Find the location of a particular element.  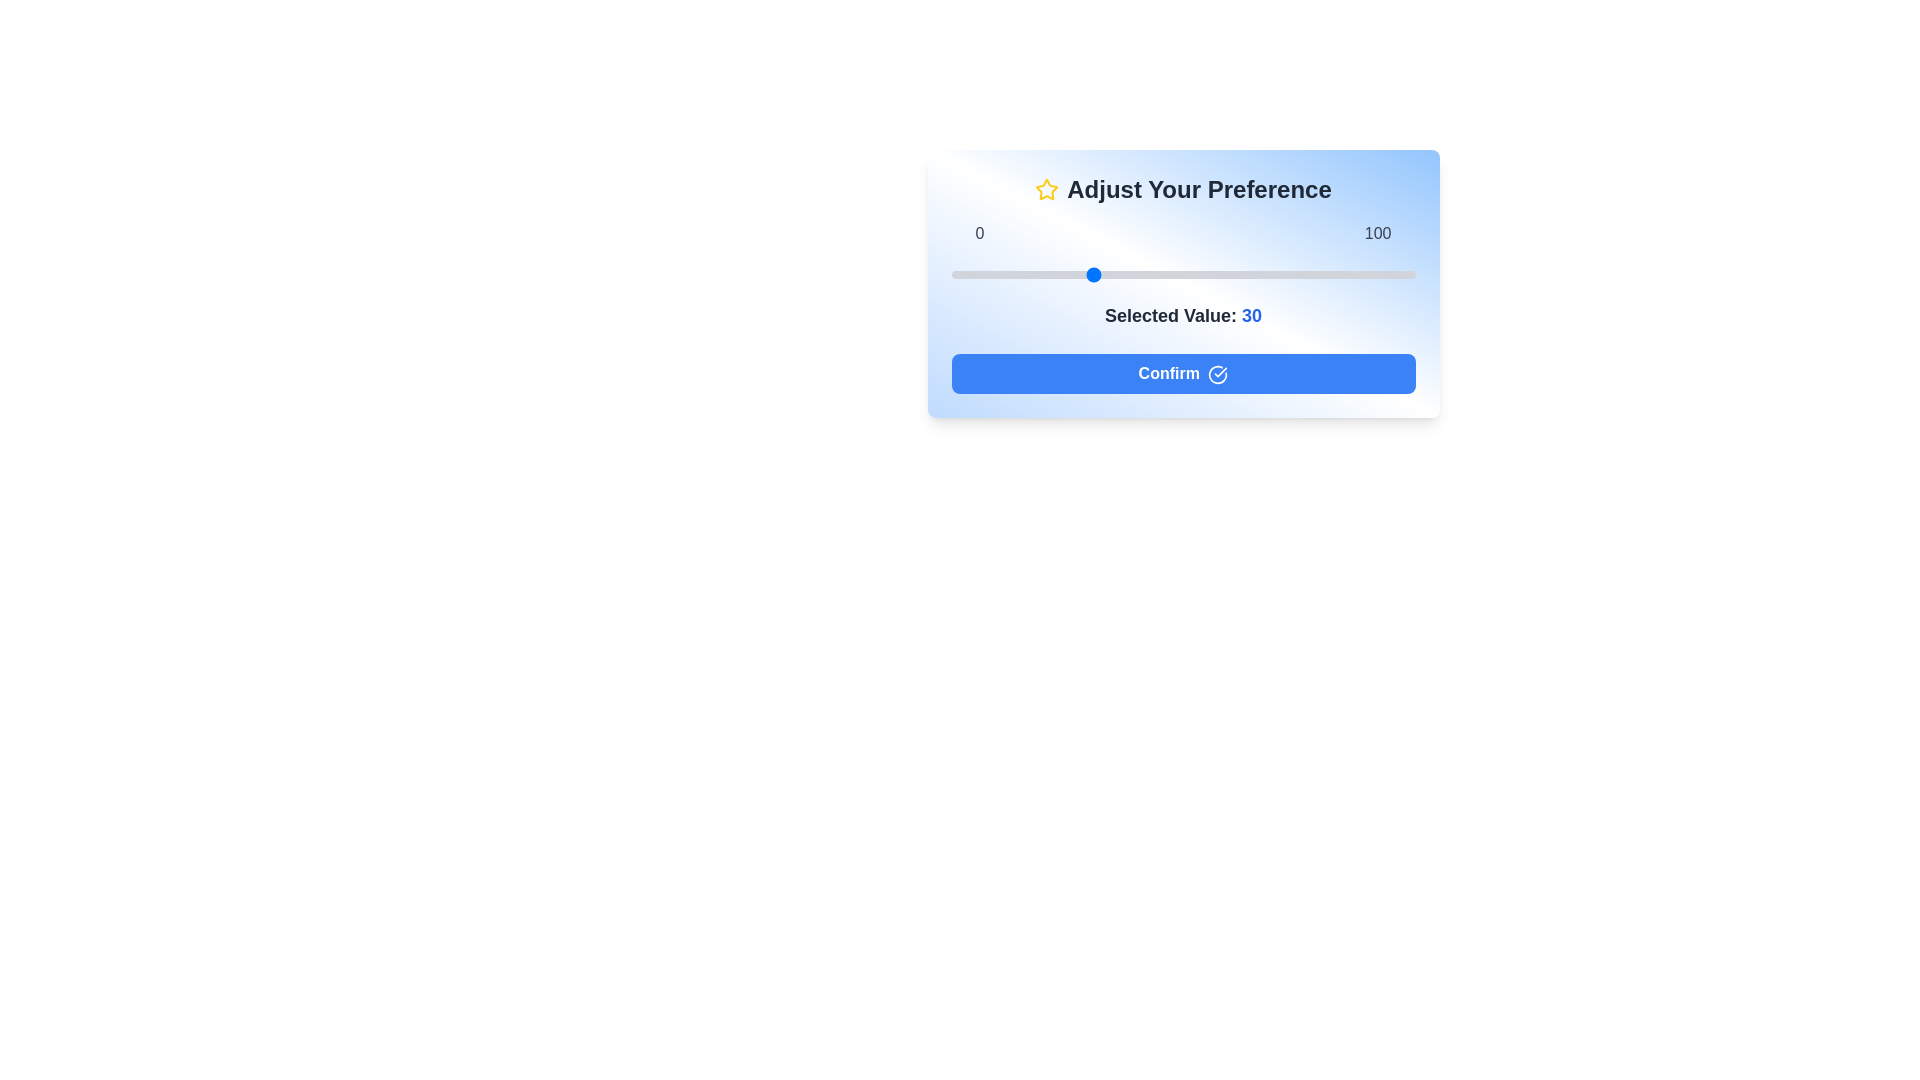

the confirm button to finalize the selection is located at coordinates (1183, 374).